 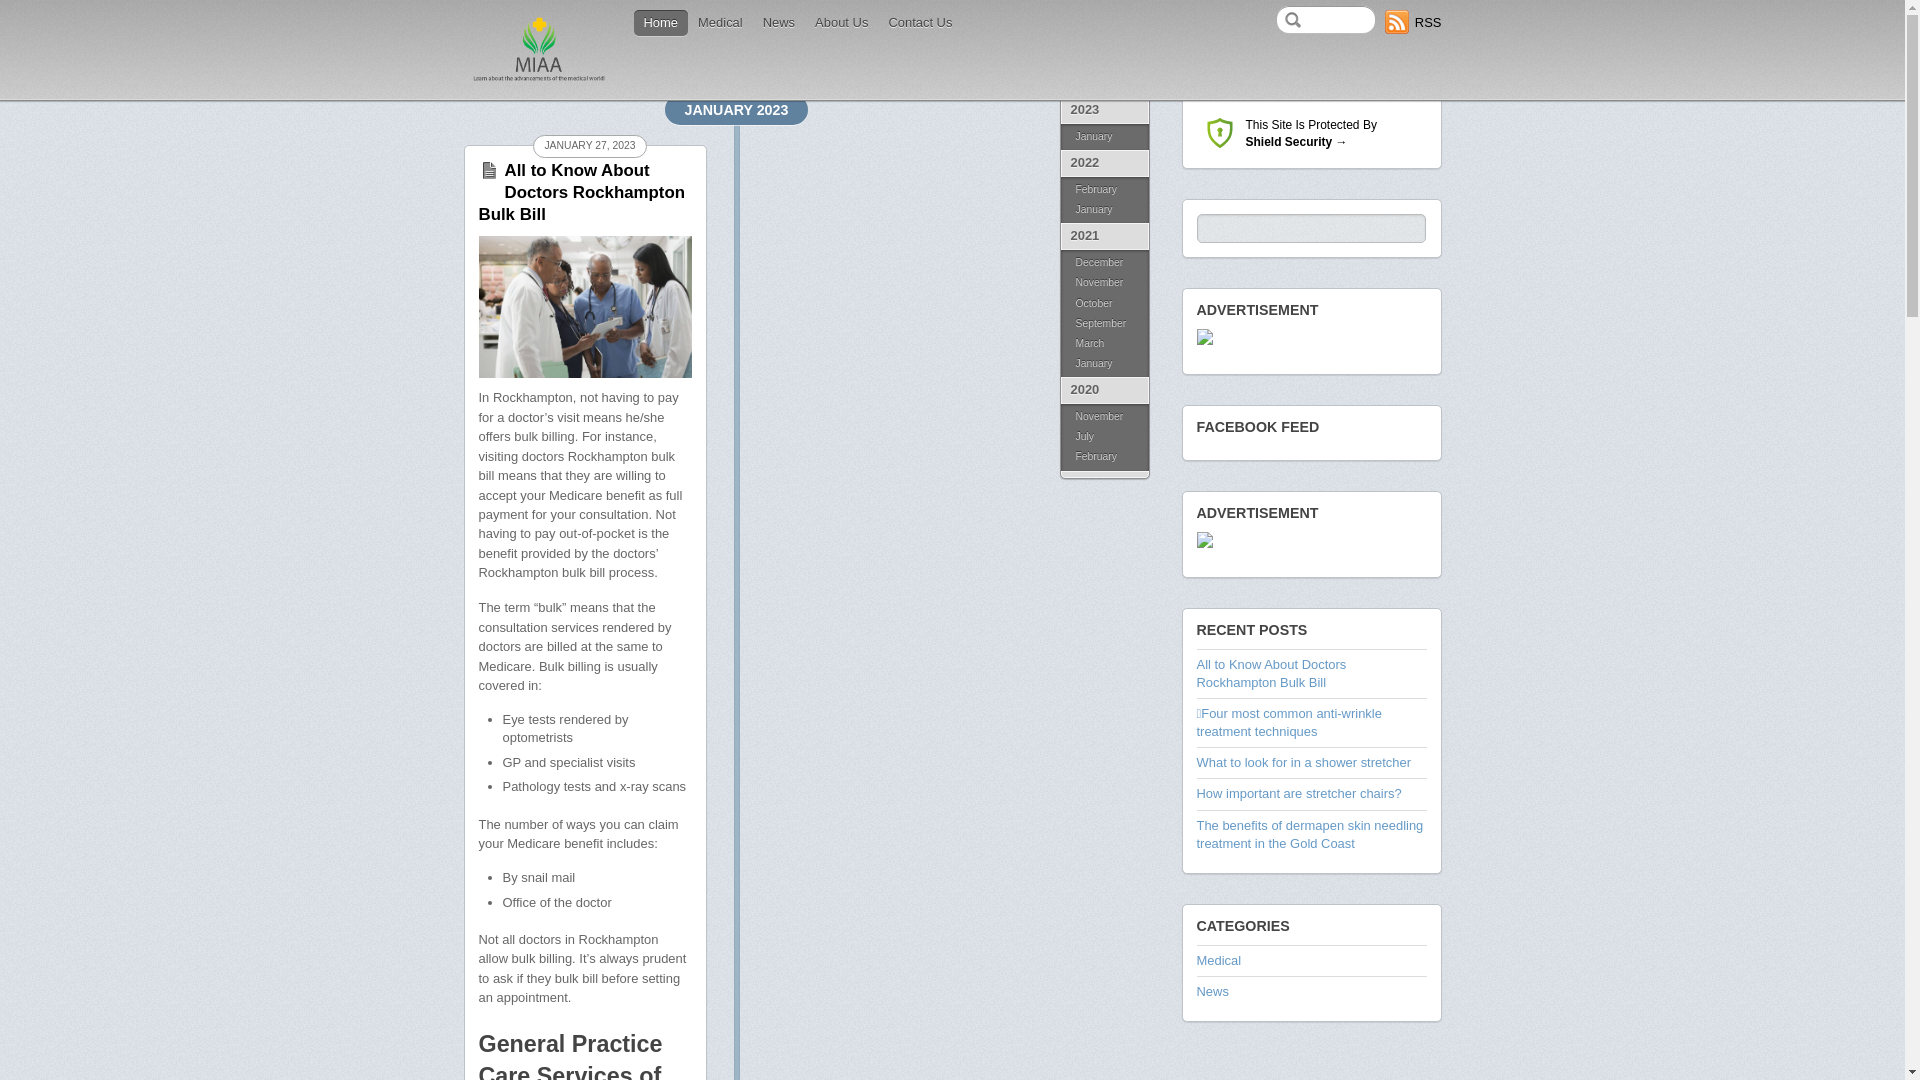 I want to click on 'October', so click(x=1103, y=304).